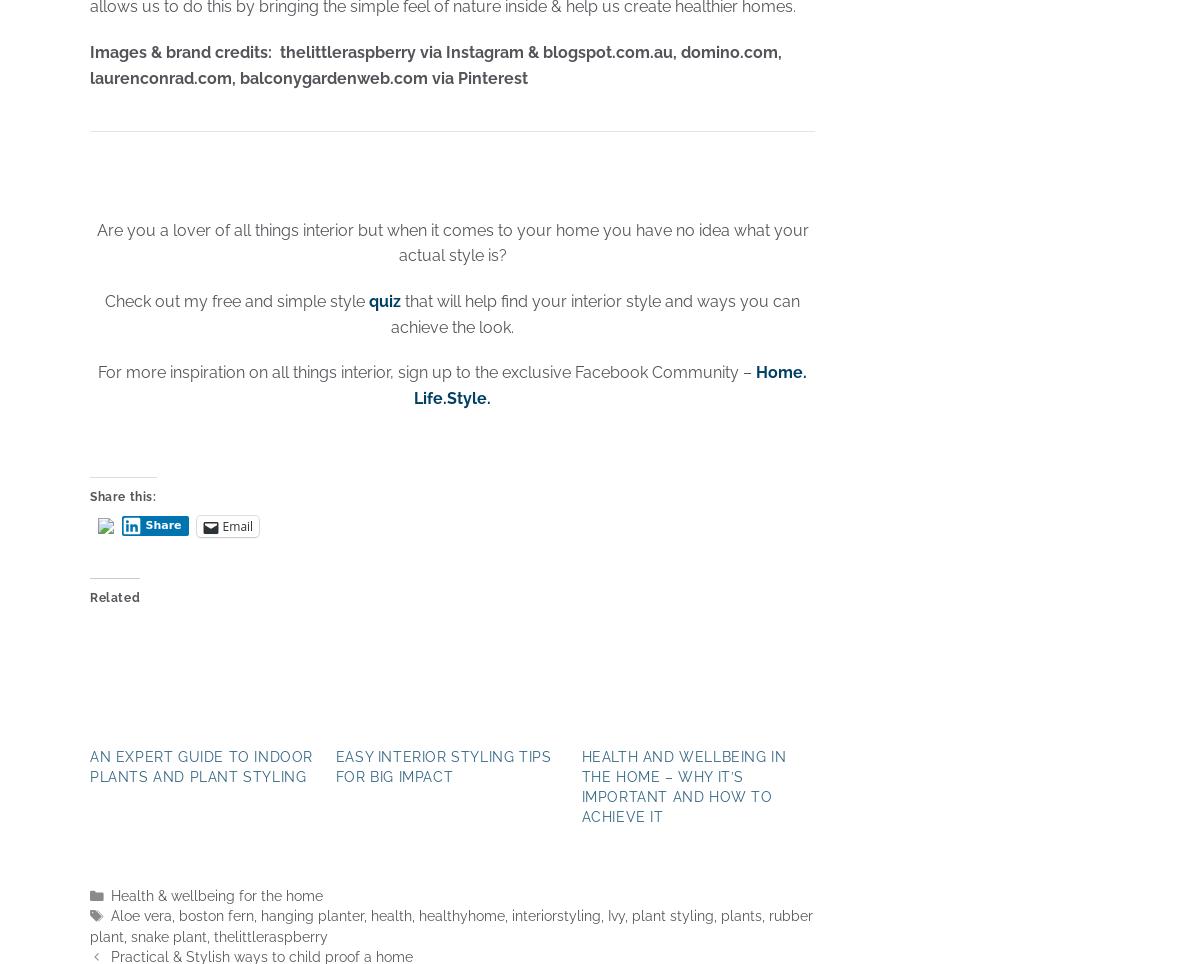 This screenshot has width=1200, height=964. Describe the element at coordinates (236, 526) in the screenshot. I see `'Email'` at that location.